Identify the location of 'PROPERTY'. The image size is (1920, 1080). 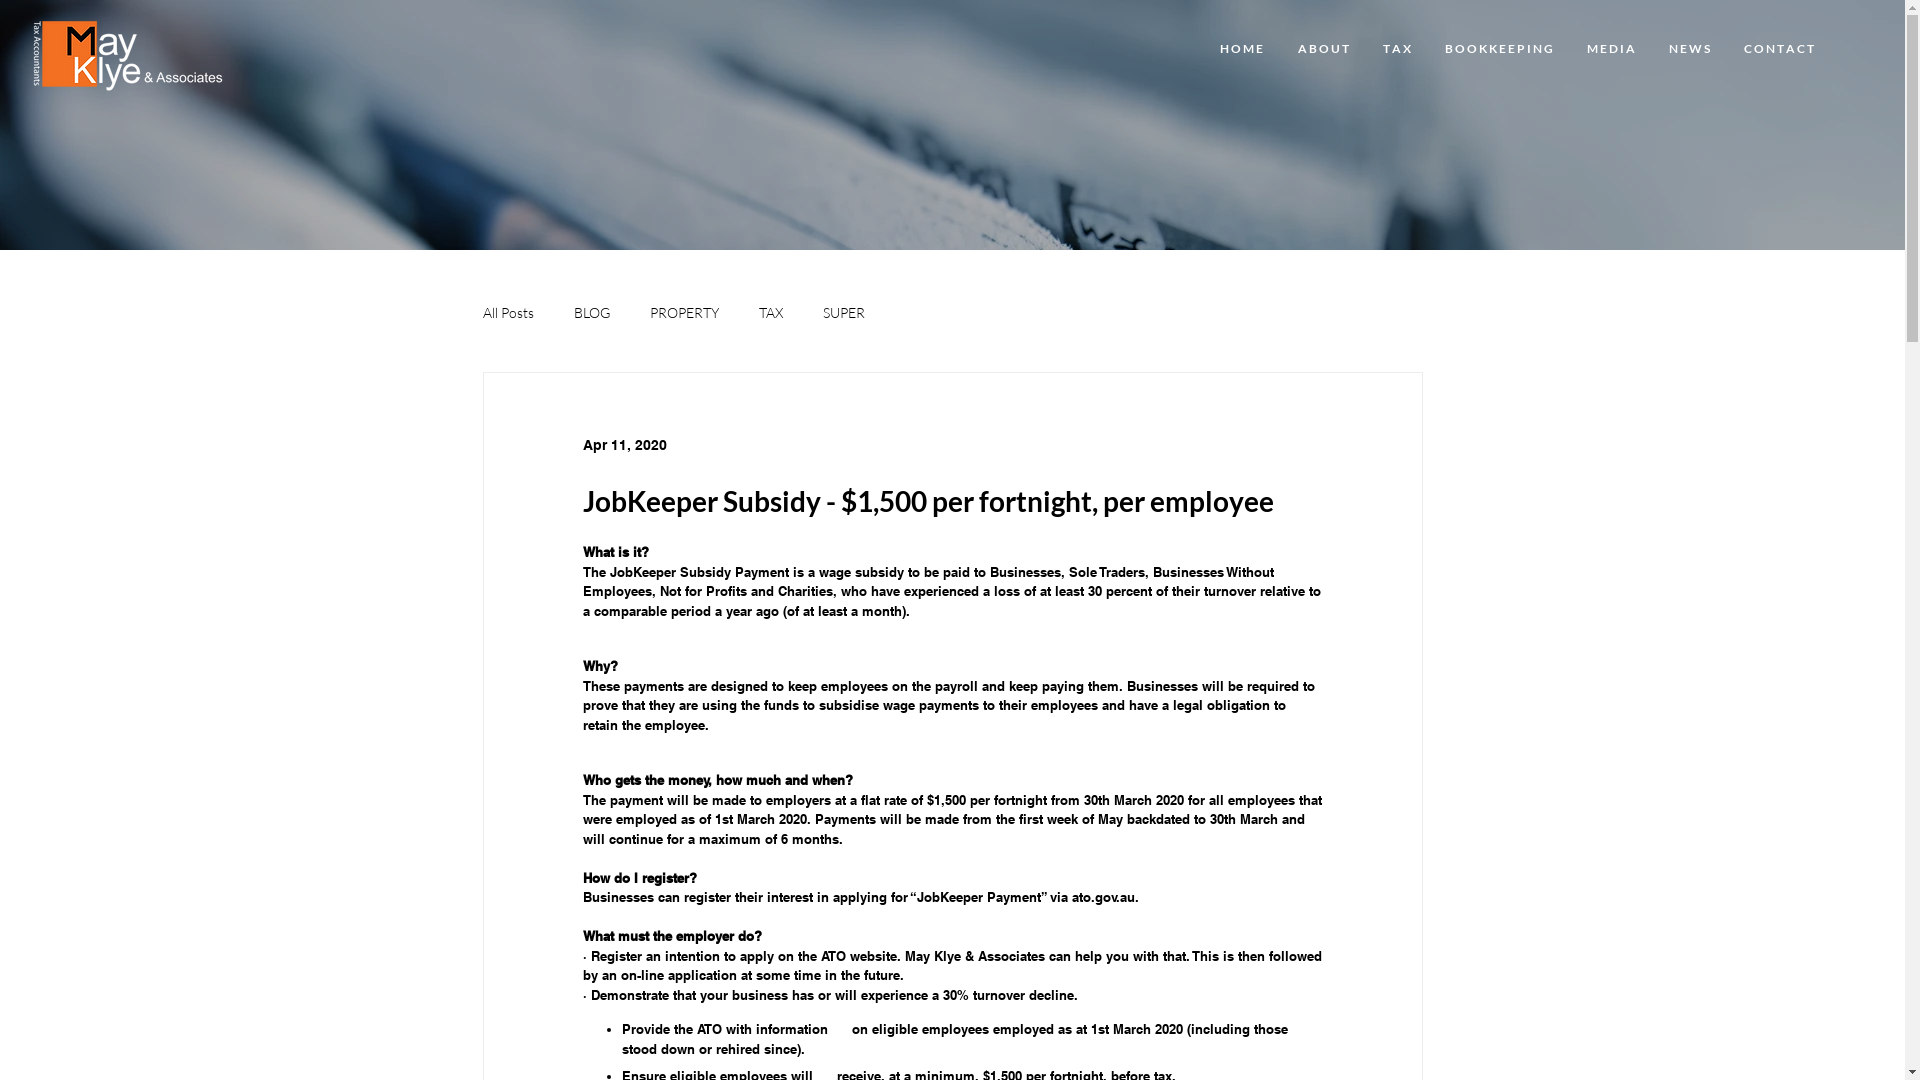
(684, 312).